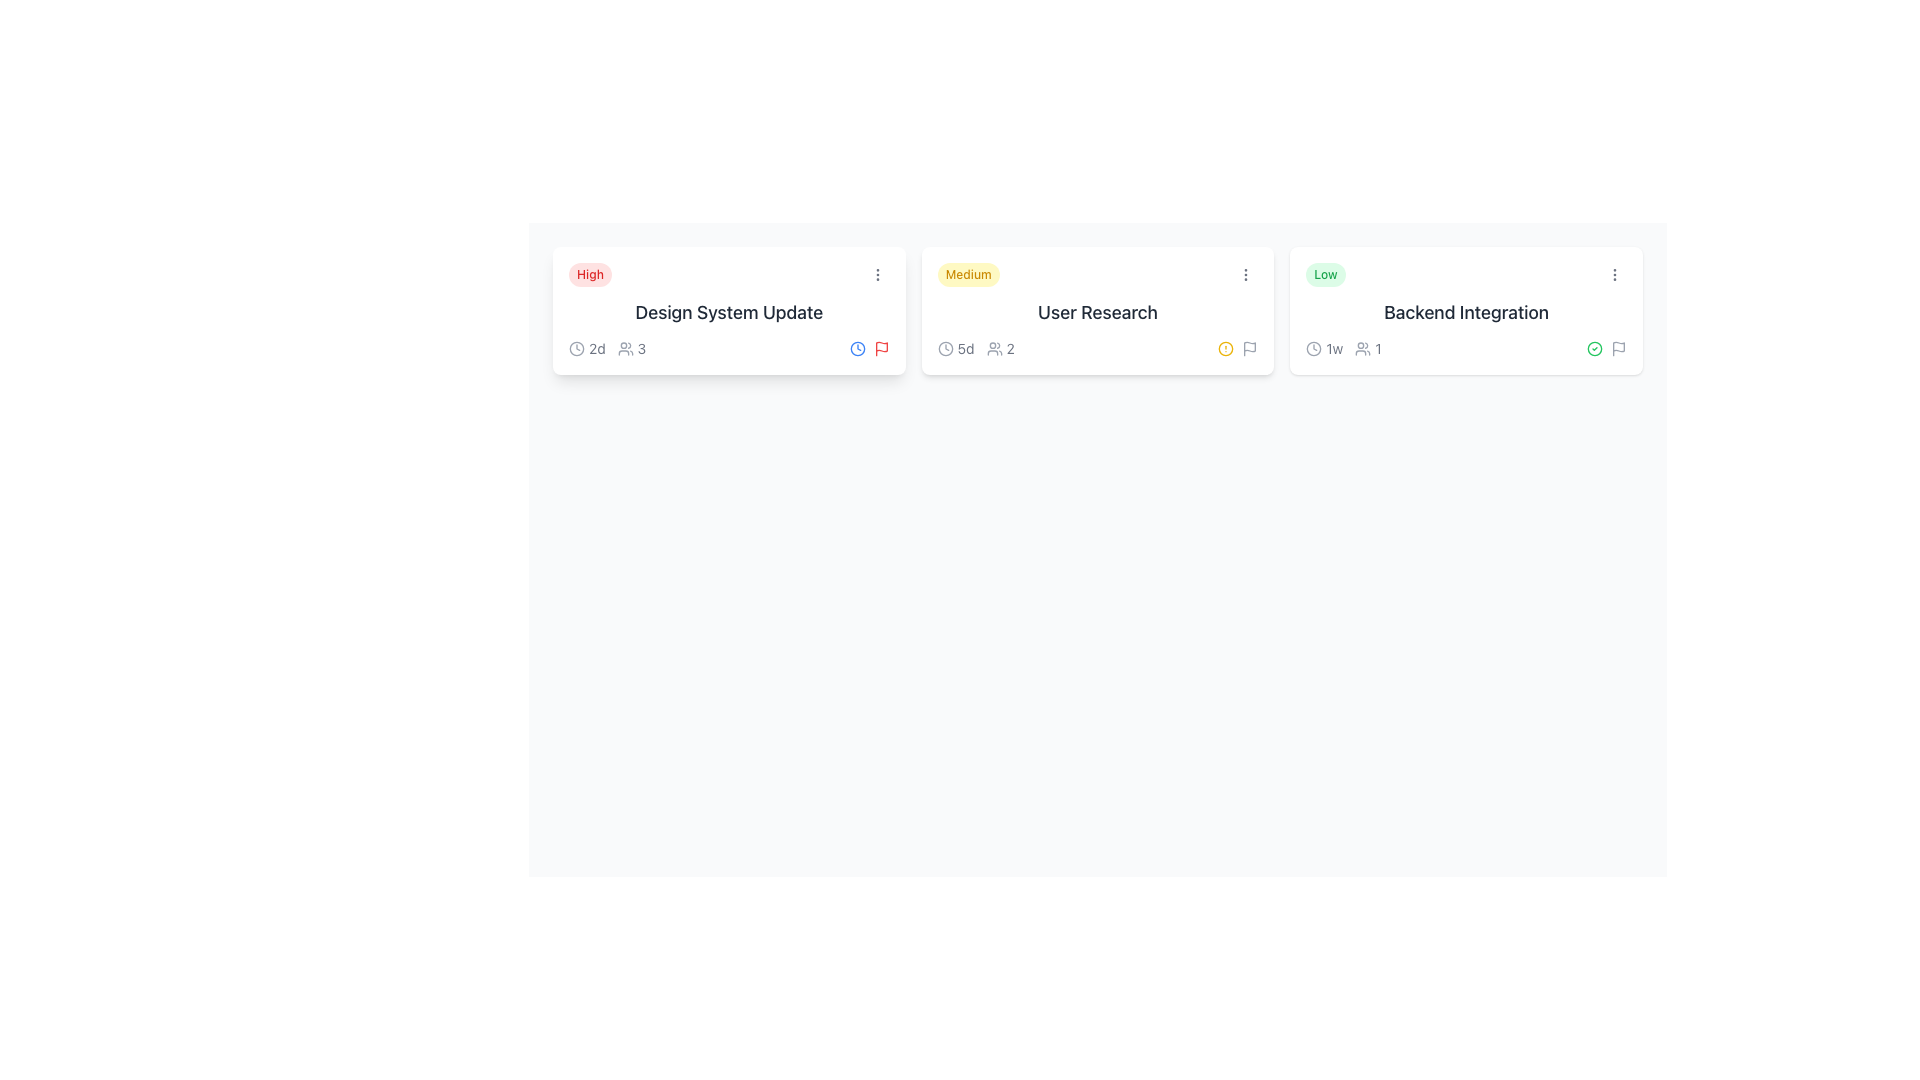 The image size is (1920, 1080). What do you see at coordinates (1249, 347) in the screenshot?
I see `the small light gray flag icon located in the bottom-right corner of the 'User Research' card, positioned immediately to the right of the yellow warning circle` at bounding box center [1249, 347].